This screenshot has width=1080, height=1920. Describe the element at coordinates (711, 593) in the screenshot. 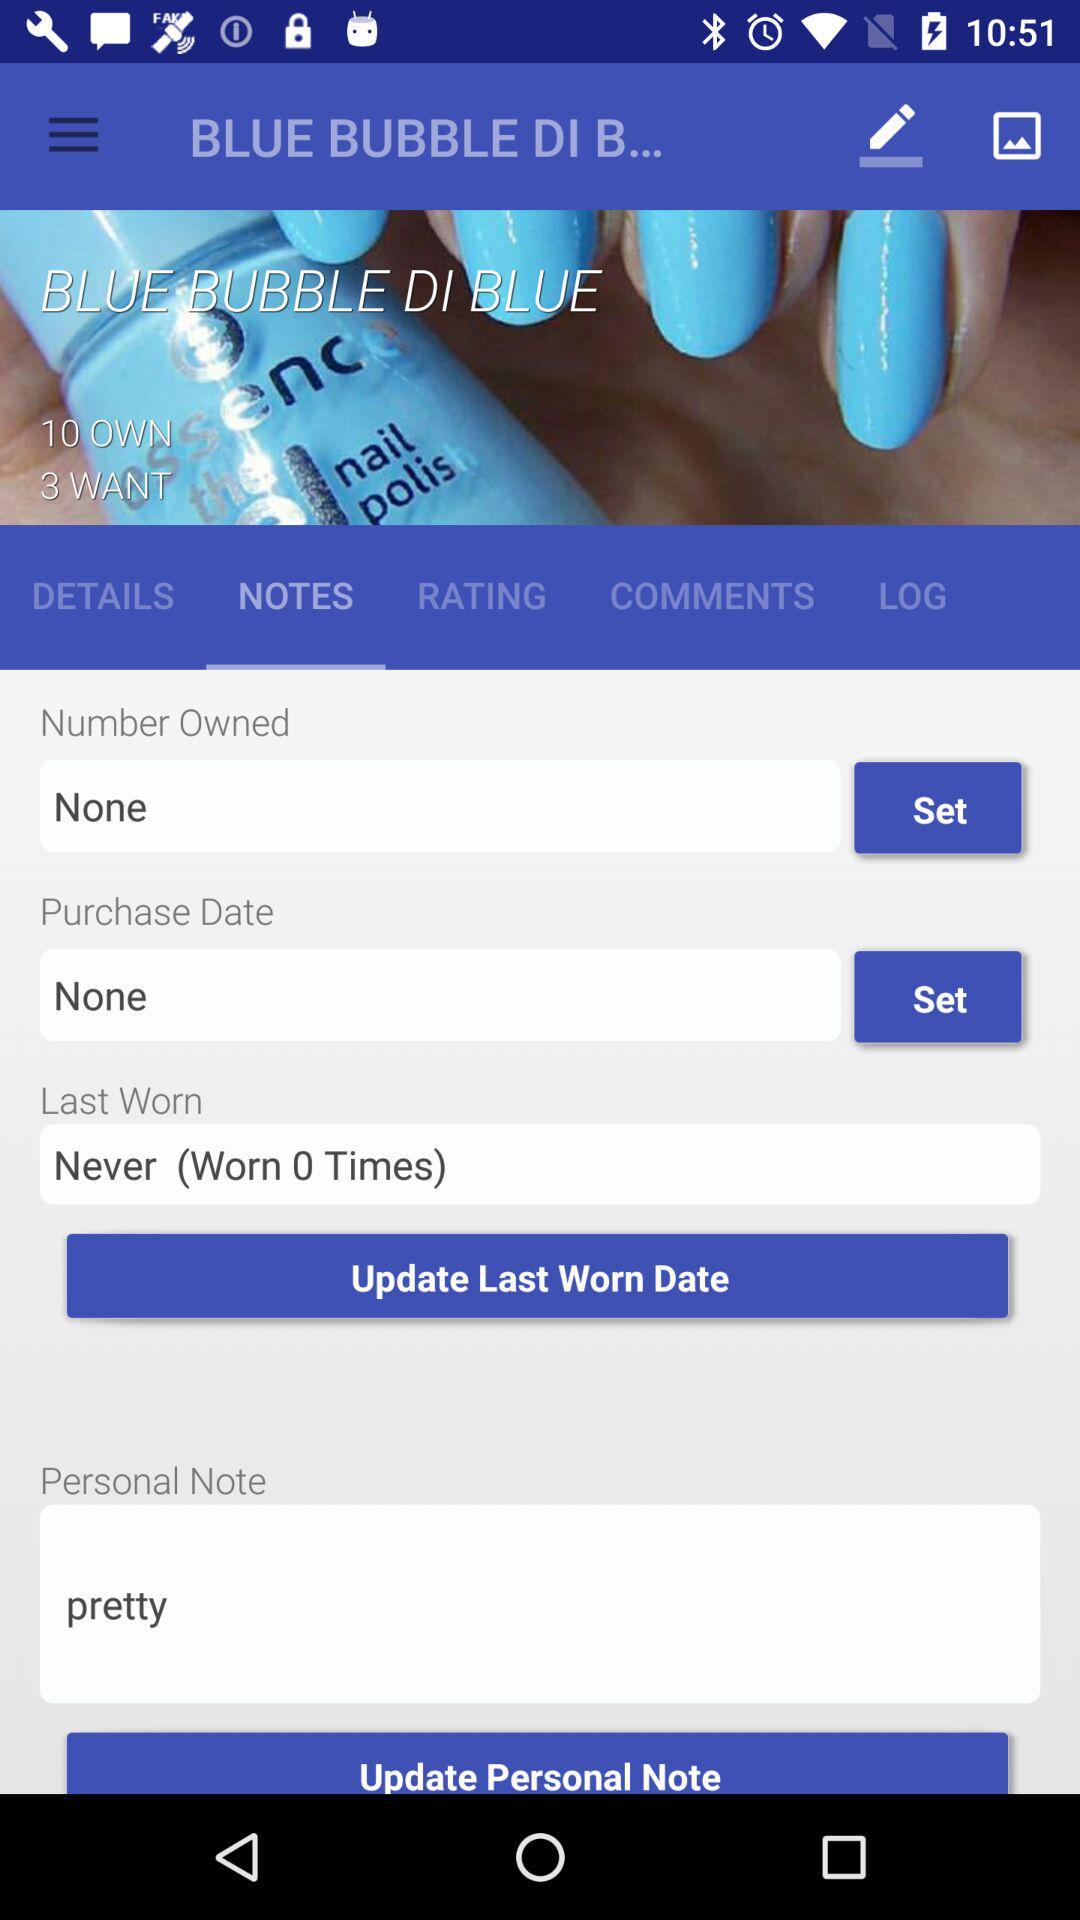

I see `item to the right of rating` at that location.